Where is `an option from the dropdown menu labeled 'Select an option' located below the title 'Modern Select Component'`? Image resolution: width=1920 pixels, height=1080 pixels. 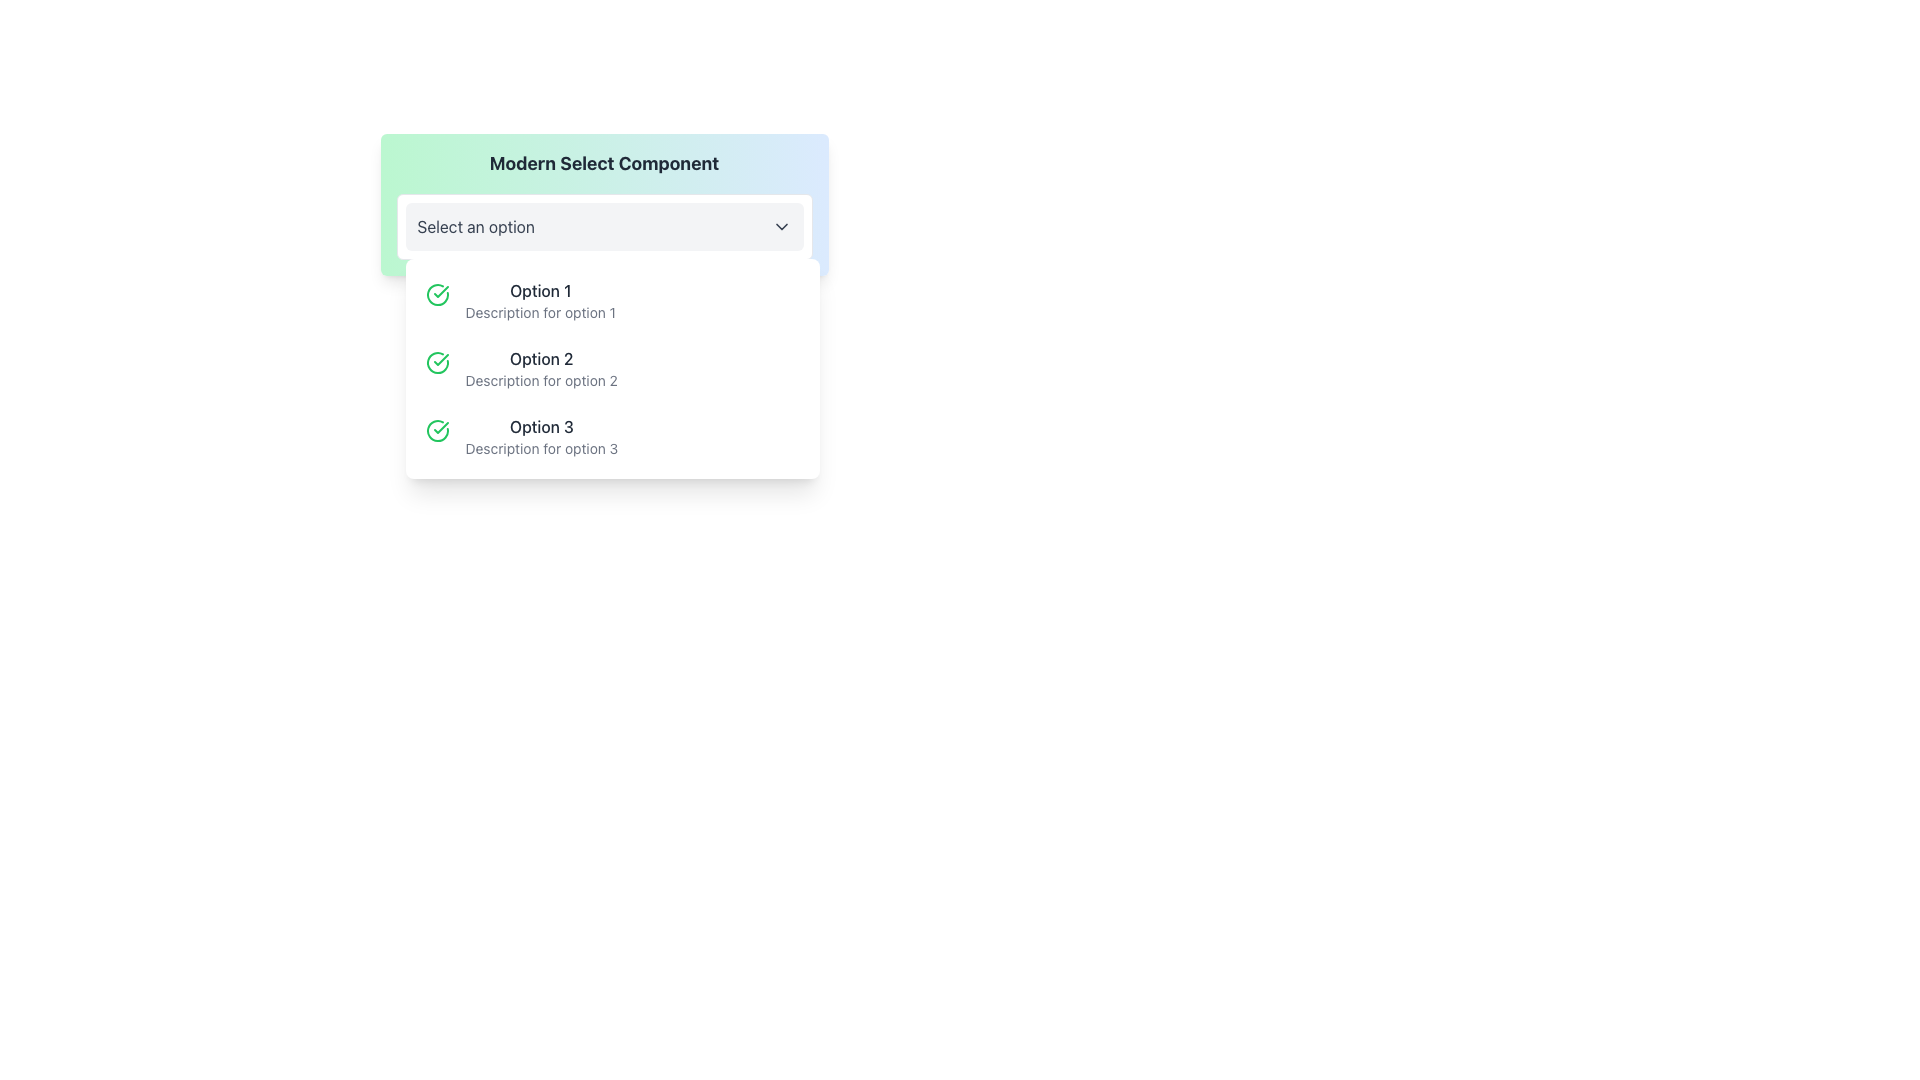 an option from the dropdown menu labeled 'Select an option' located below the title 'Modern Select Component' is located at coordinates (603, 204).